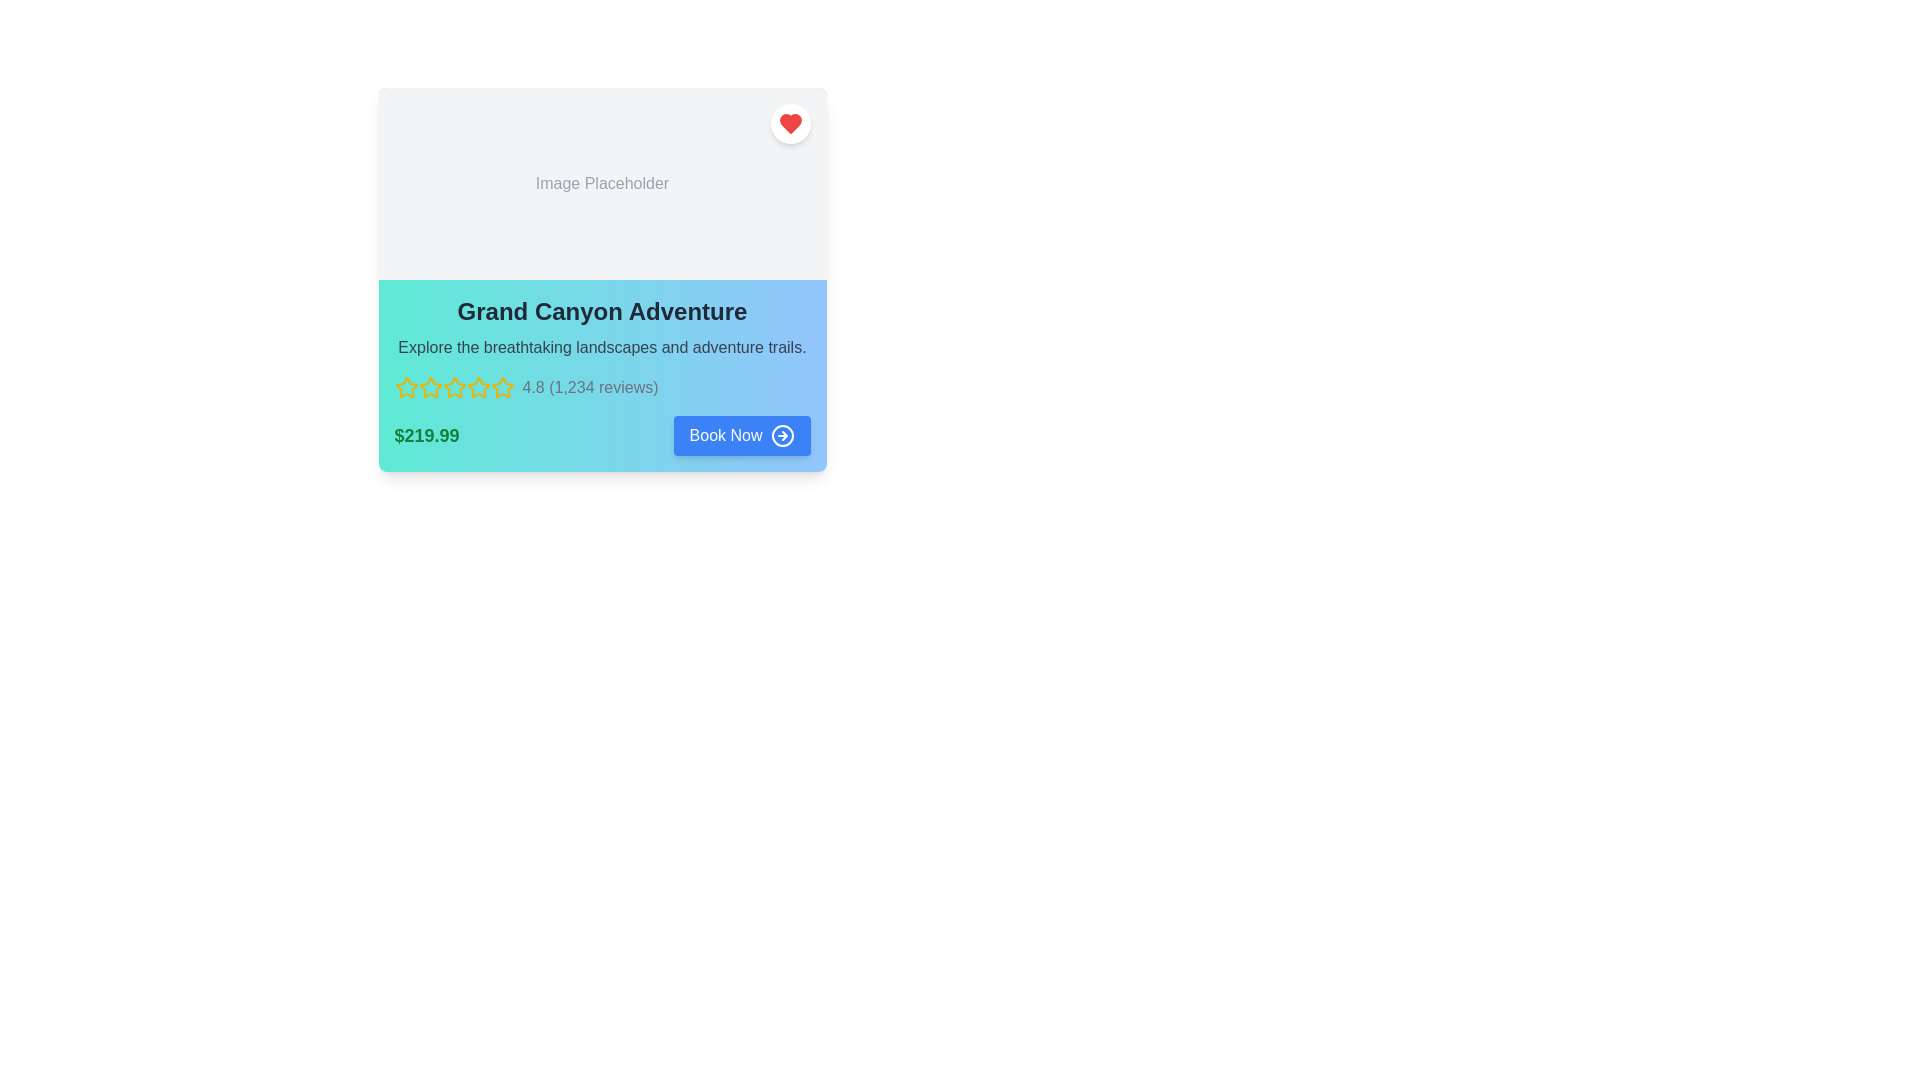 The height and width of the screenshot is (1080, 1920). What do you see at coordinates (724, 434) in the screenshot?
I see `the 'Book Now' button which is a blue button with white text and an arrow icon, located at the bottom-right section of the card component` at bounding box center [724, 434].